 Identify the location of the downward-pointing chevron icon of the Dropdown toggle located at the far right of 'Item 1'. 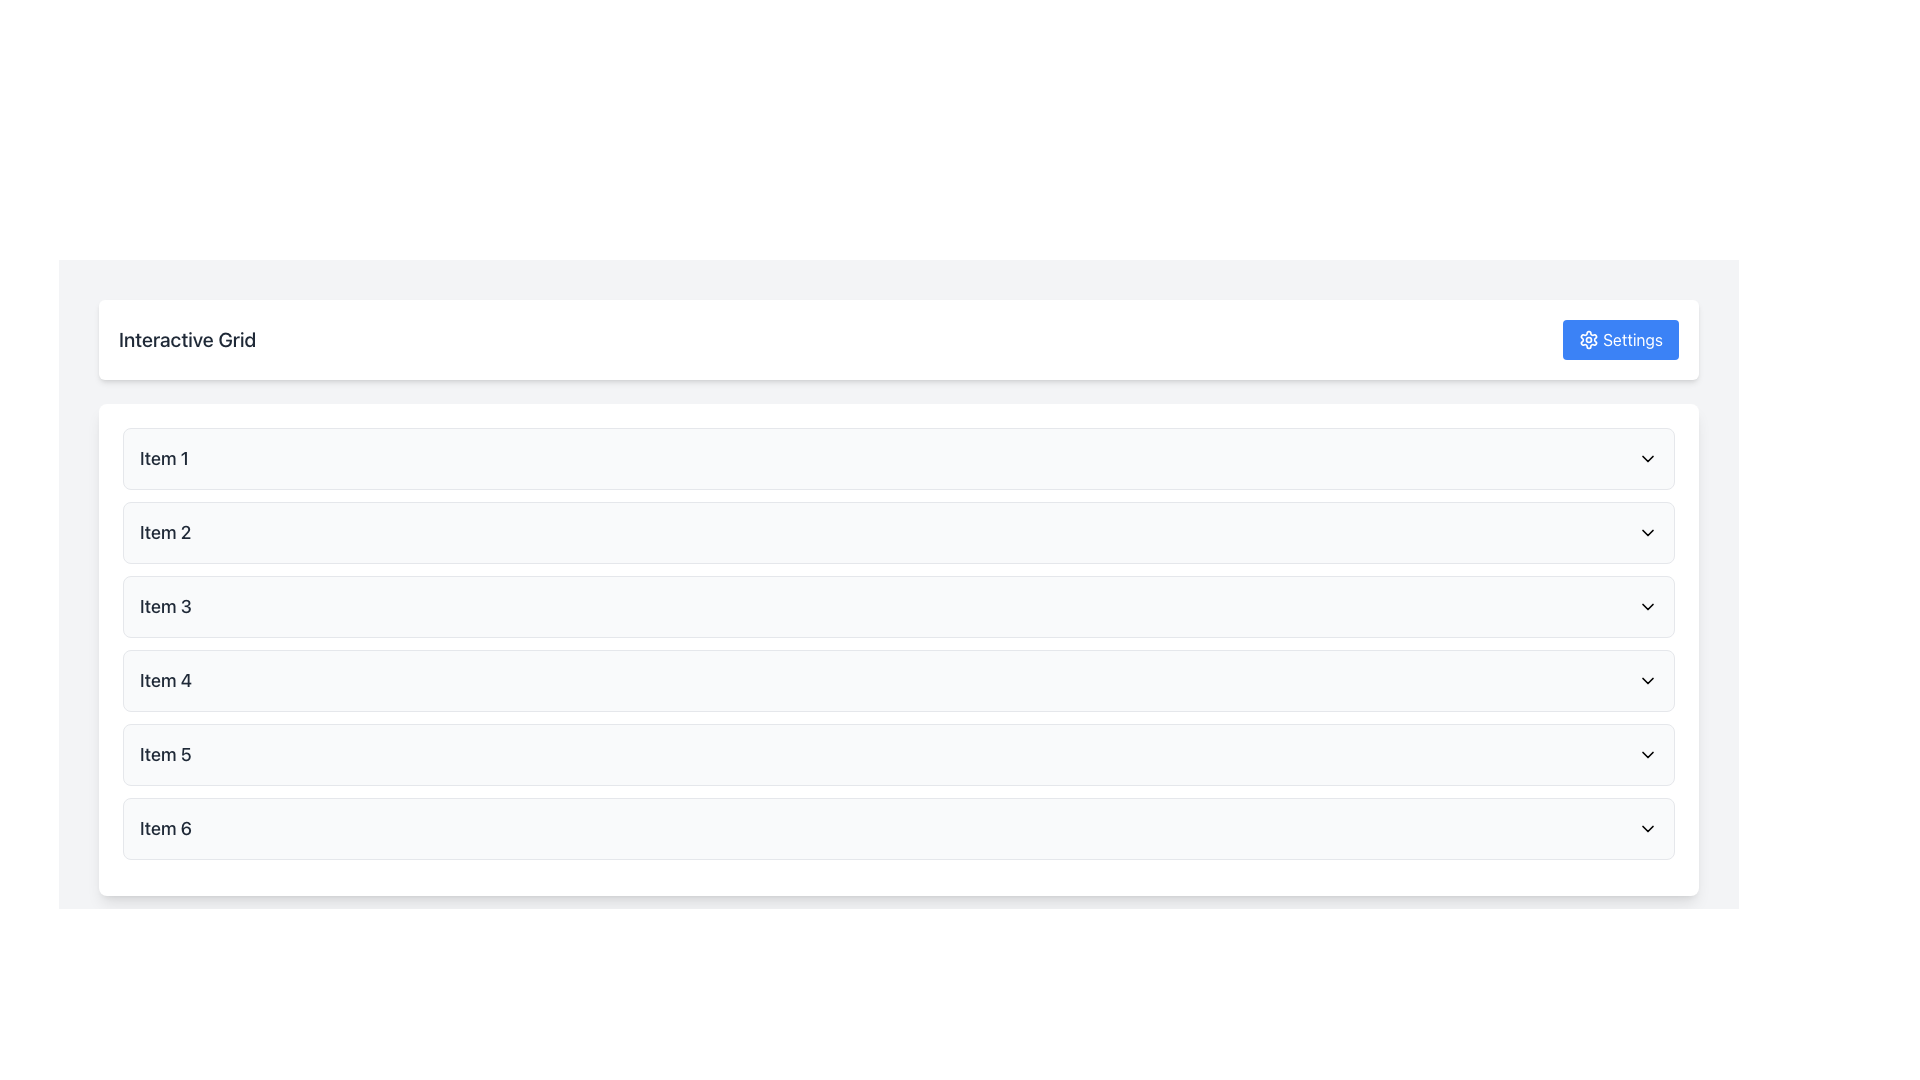
(1647, 459).